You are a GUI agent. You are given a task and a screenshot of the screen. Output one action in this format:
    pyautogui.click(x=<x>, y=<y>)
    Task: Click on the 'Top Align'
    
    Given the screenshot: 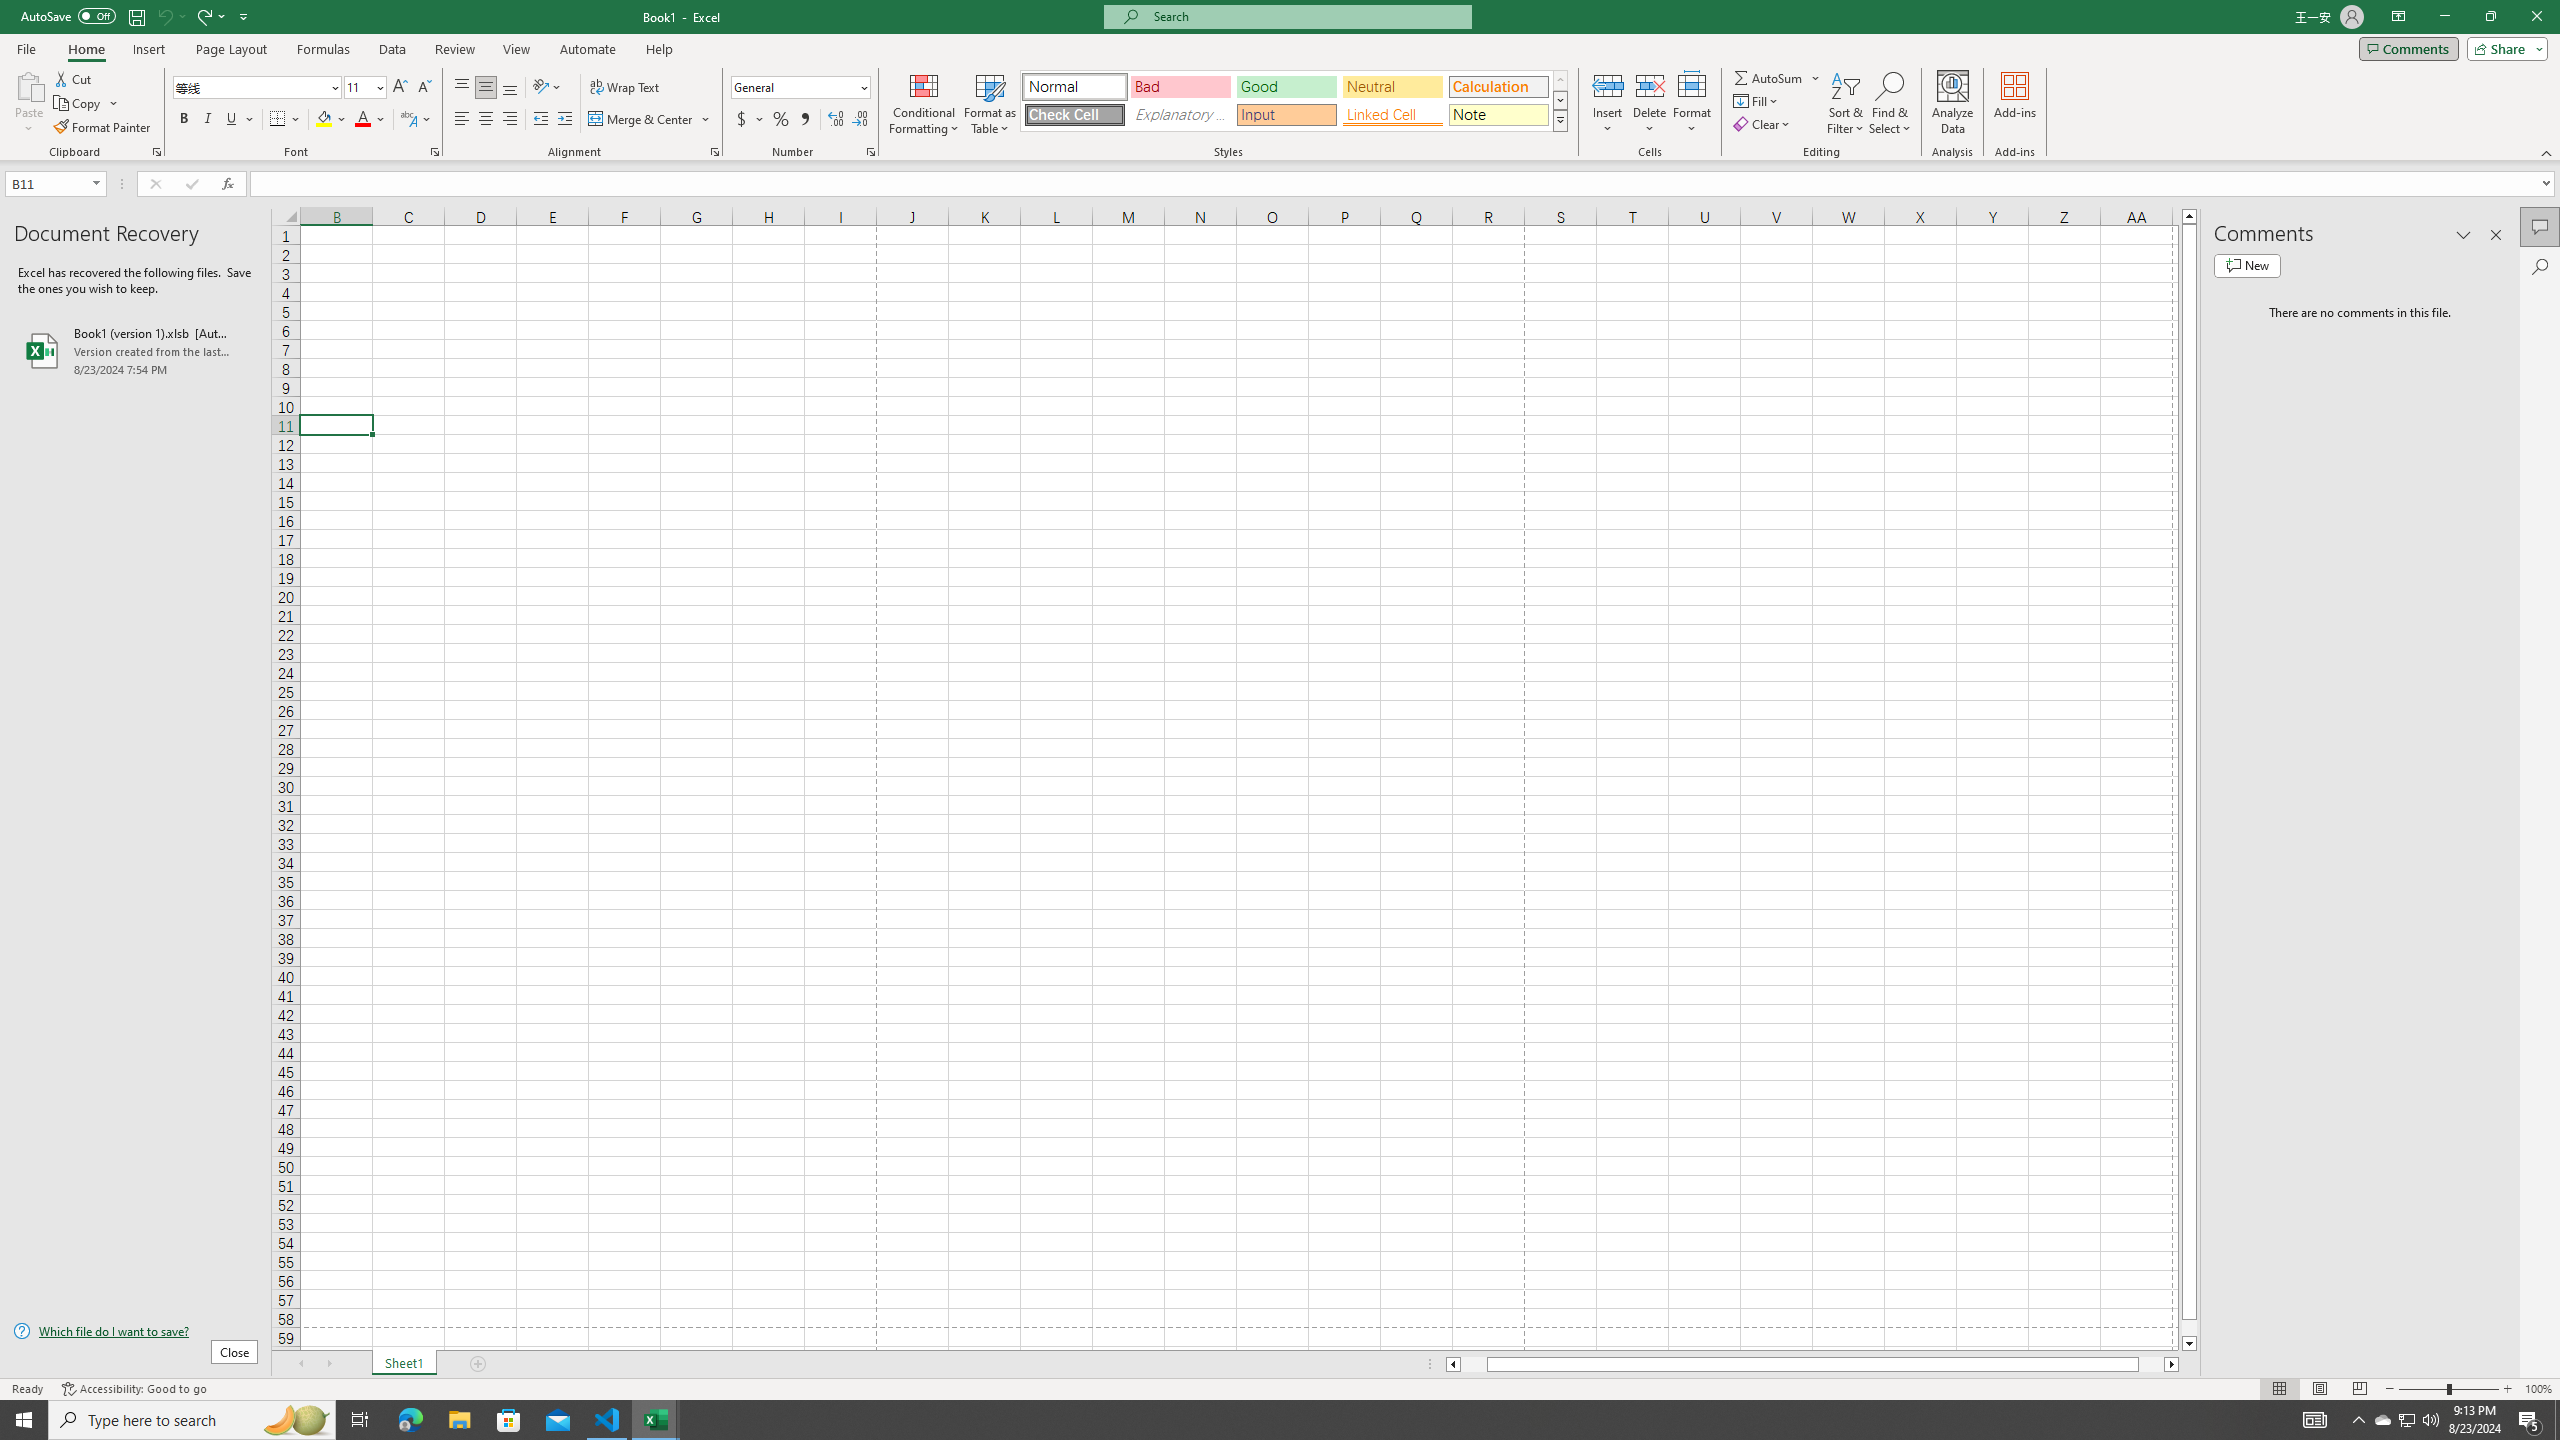 What is the action you would take?
    pyautogui.click(x=461, y=87)
    